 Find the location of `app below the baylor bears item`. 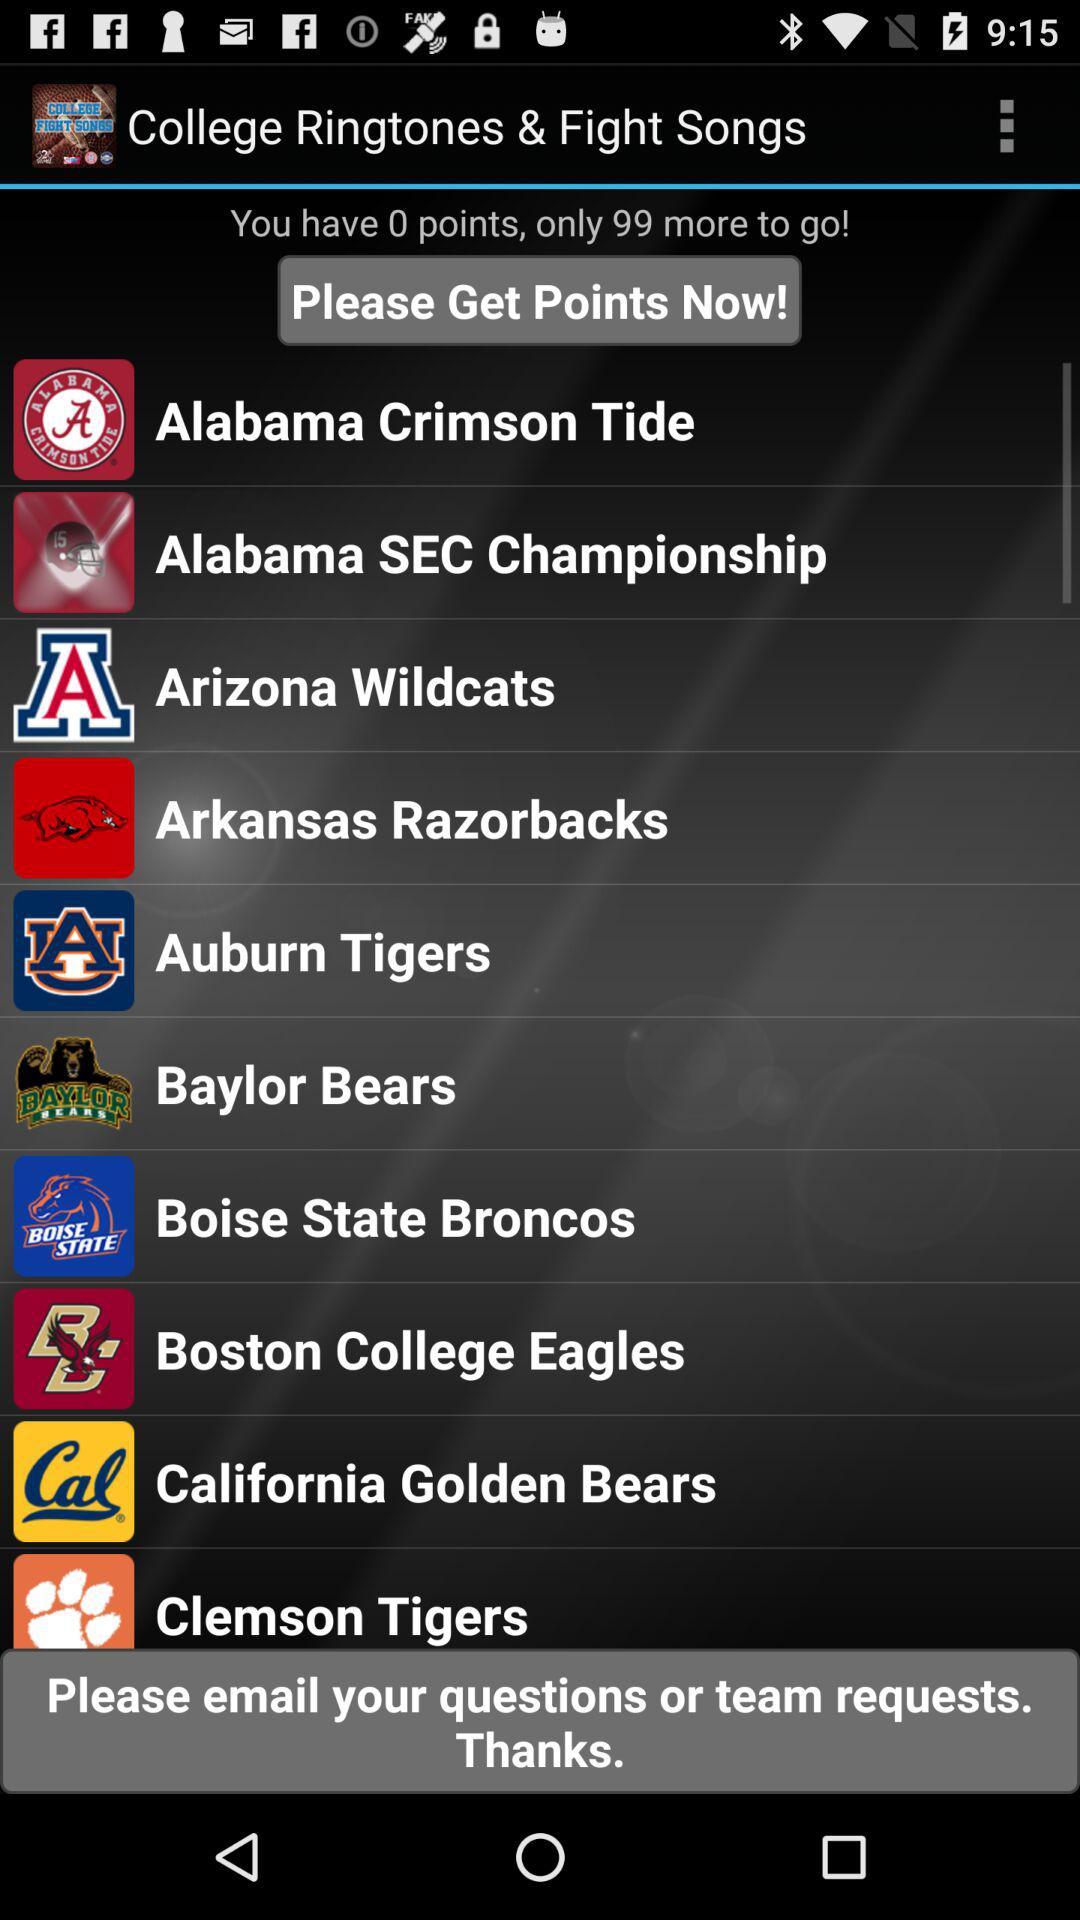

app below the baylor bears item is located at coordinates (395, 1215).